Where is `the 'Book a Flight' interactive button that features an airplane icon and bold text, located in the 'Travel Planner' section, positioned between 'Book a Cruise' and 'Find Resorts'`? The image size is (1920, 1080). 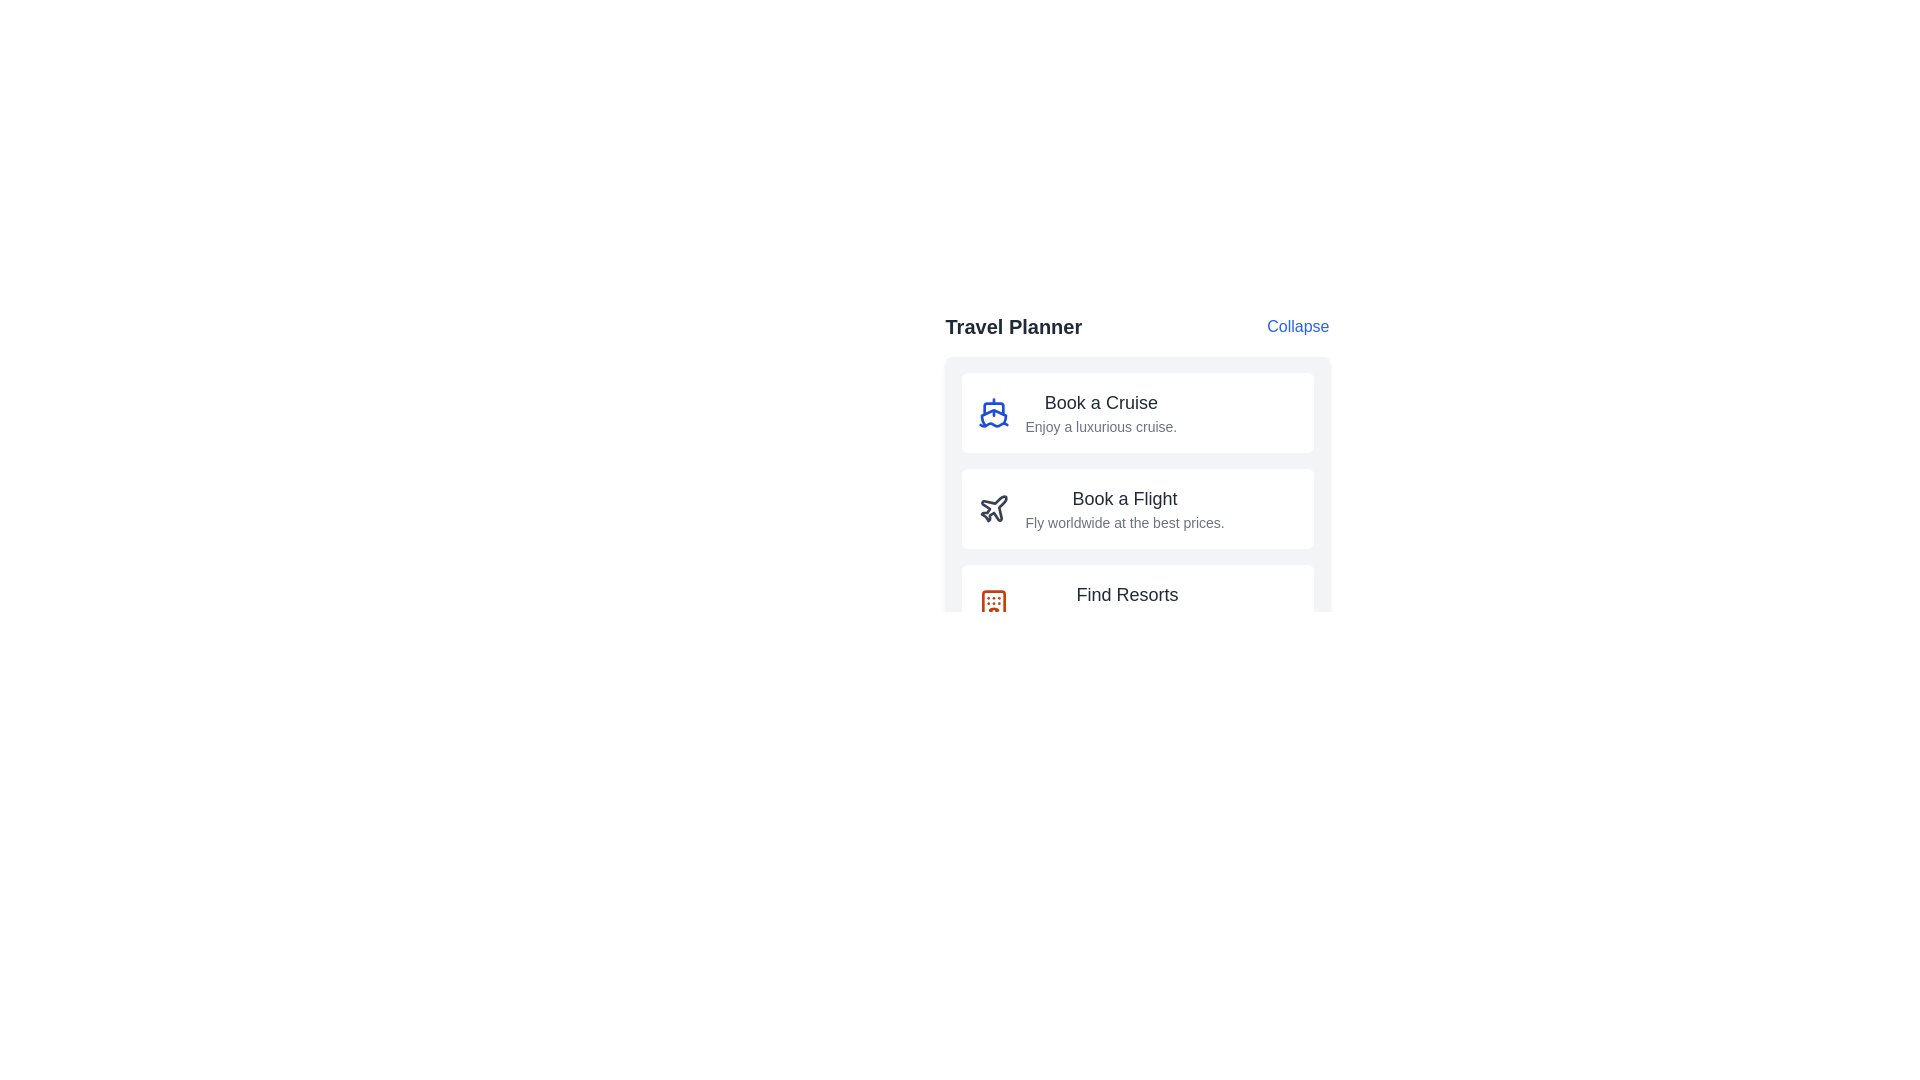
the 'Book a Flight' interactive button that features an airplane icon and bold text, located in the 'Travel Planner' section, positioned between 'Book a Cruise' and 'Find Resorts' is located at coordinates (1137, 508).